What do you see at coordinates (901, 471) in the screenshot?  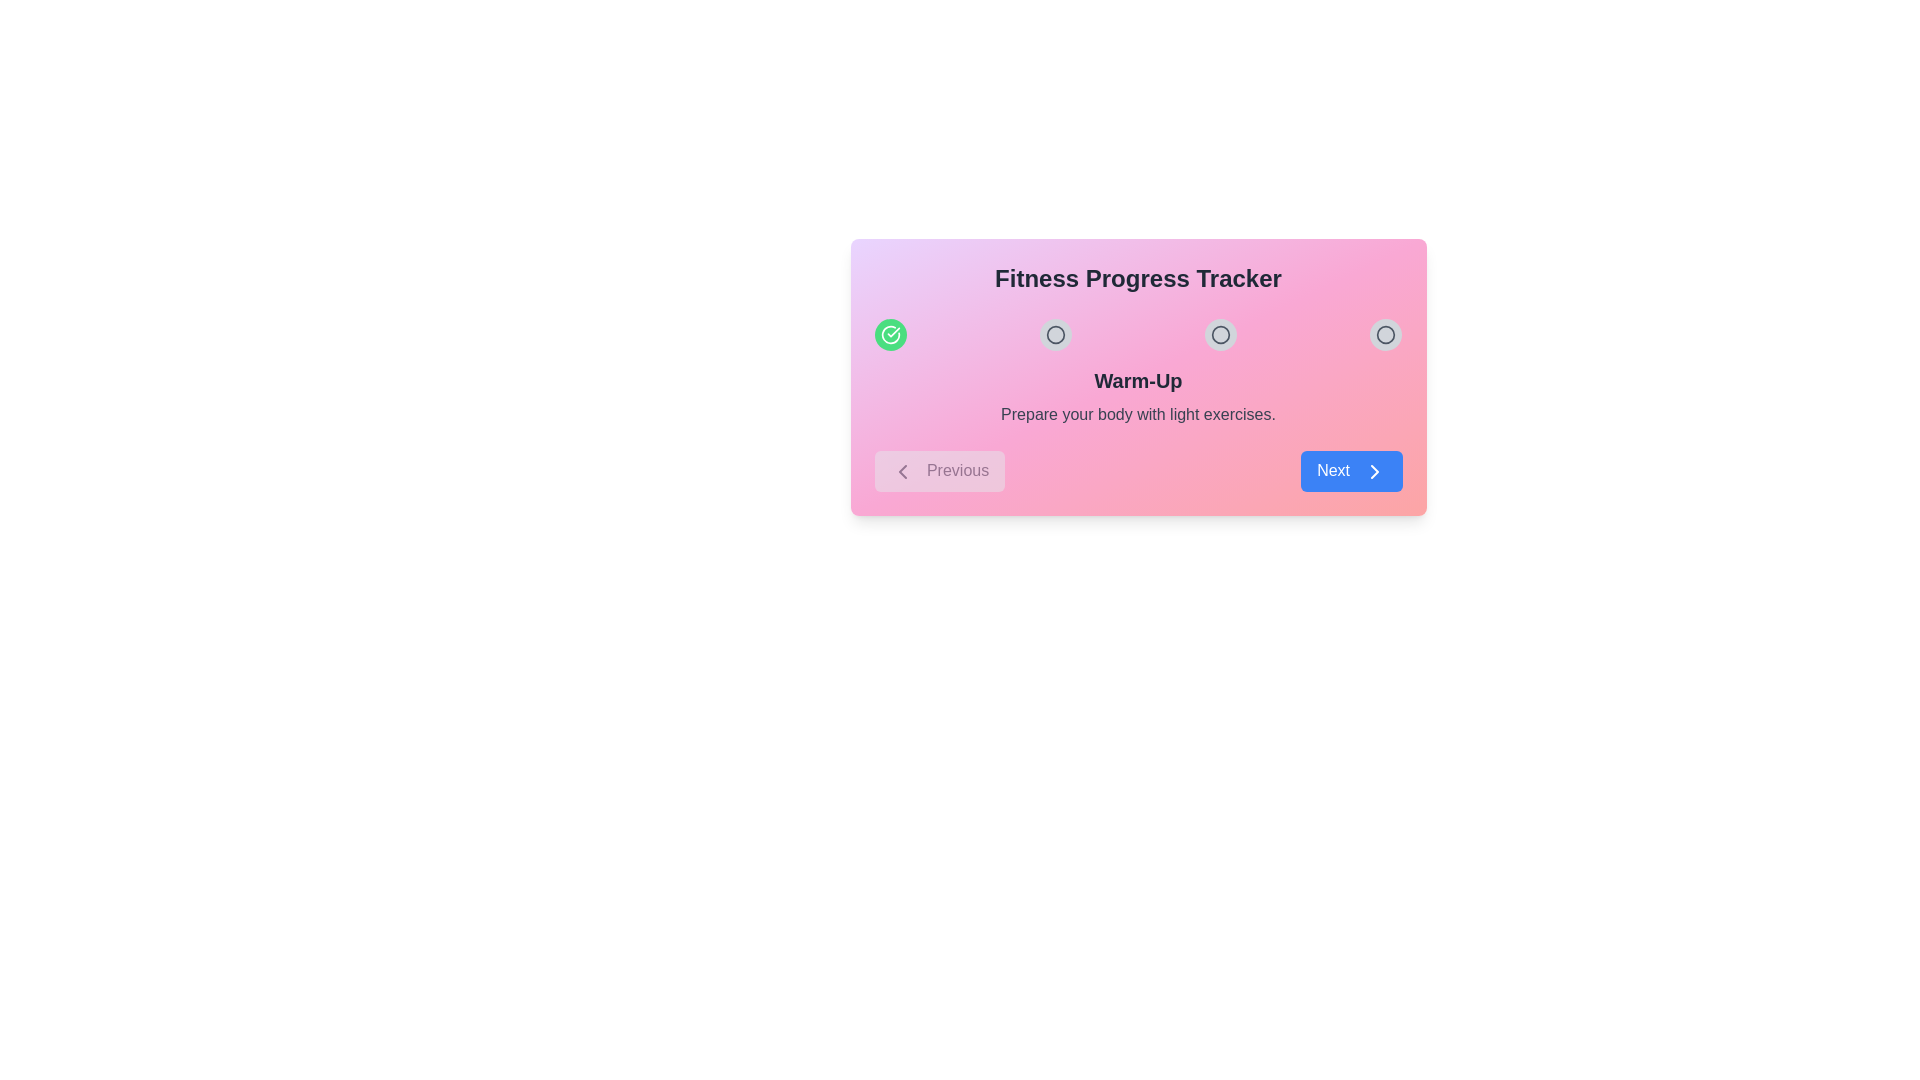 I see `the icon located to the left of the 'Previous' text in the 'Previous' button of the 'Fitness Progress Tracker' interface` at bounding box center [901, 471].